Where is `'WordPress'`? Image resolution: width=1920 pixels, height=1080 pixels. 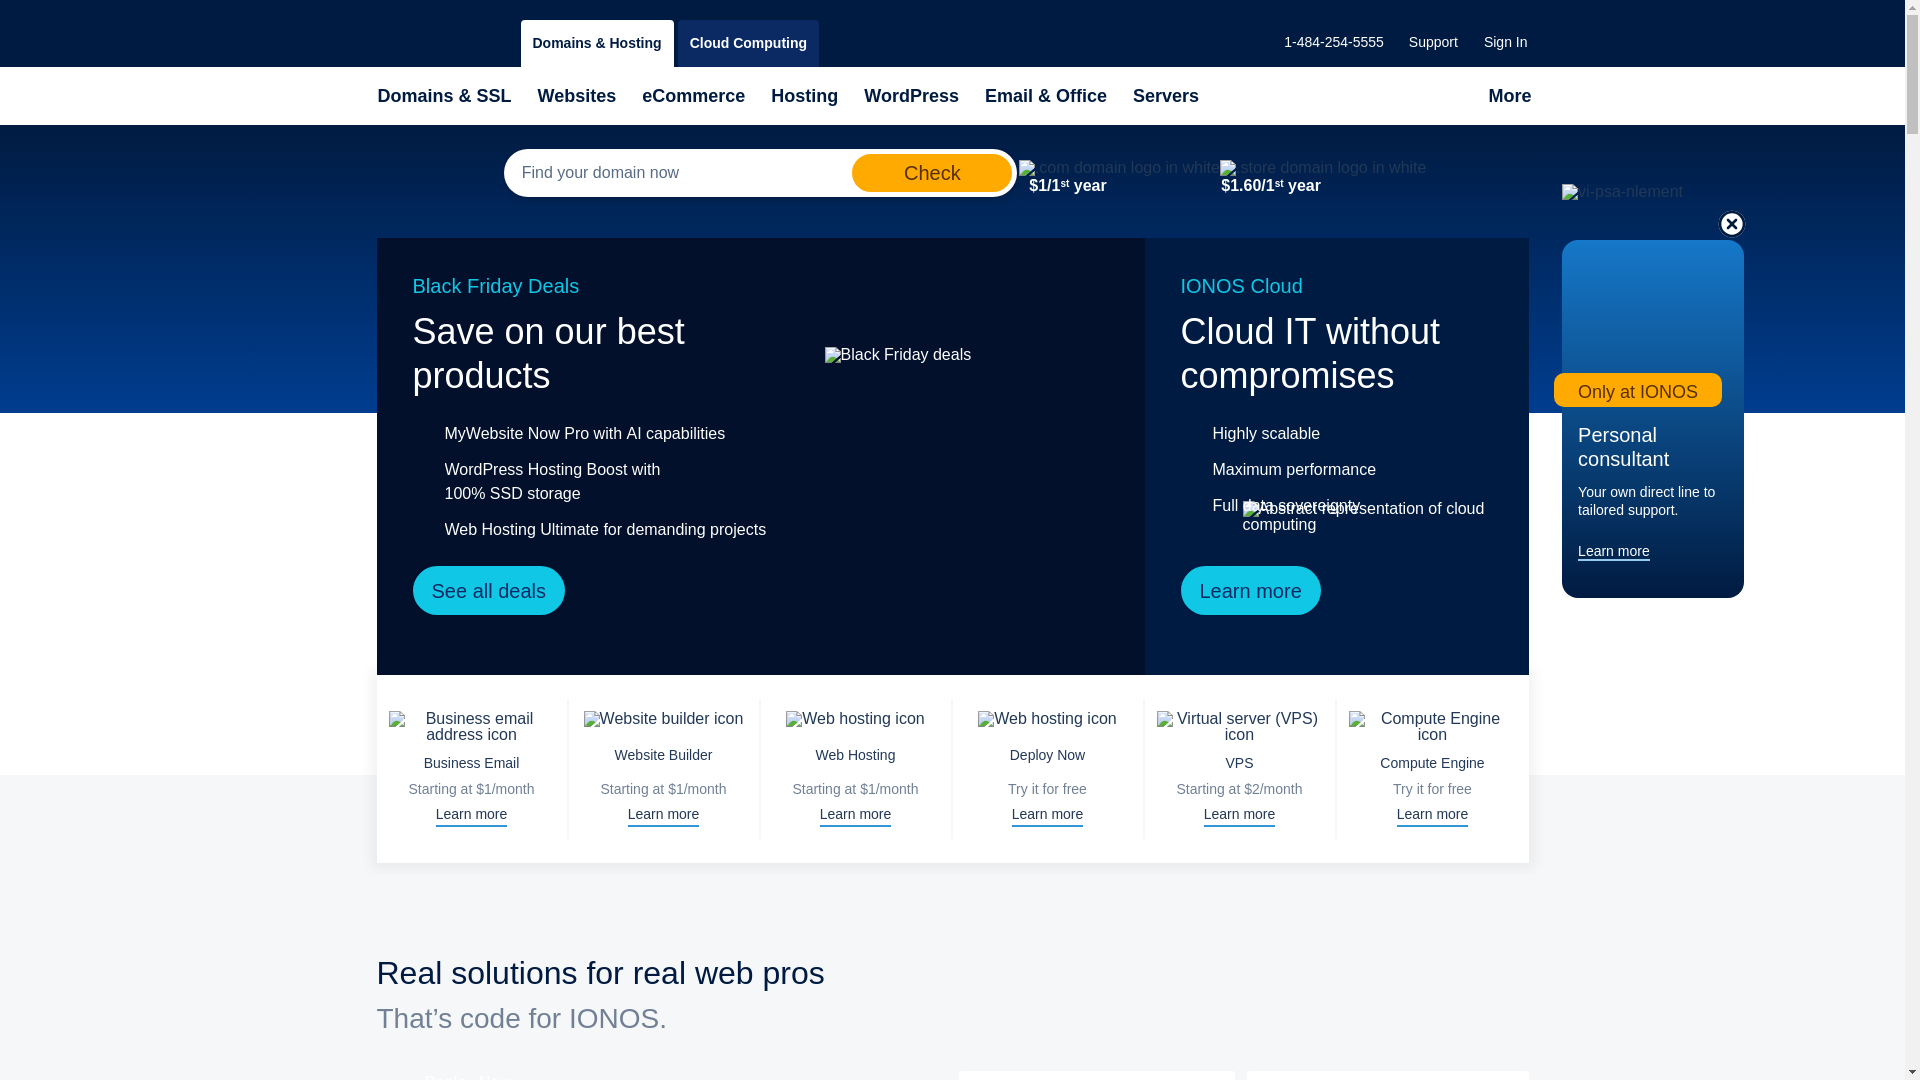 'WordPress' is located at coordinates (910, 96).